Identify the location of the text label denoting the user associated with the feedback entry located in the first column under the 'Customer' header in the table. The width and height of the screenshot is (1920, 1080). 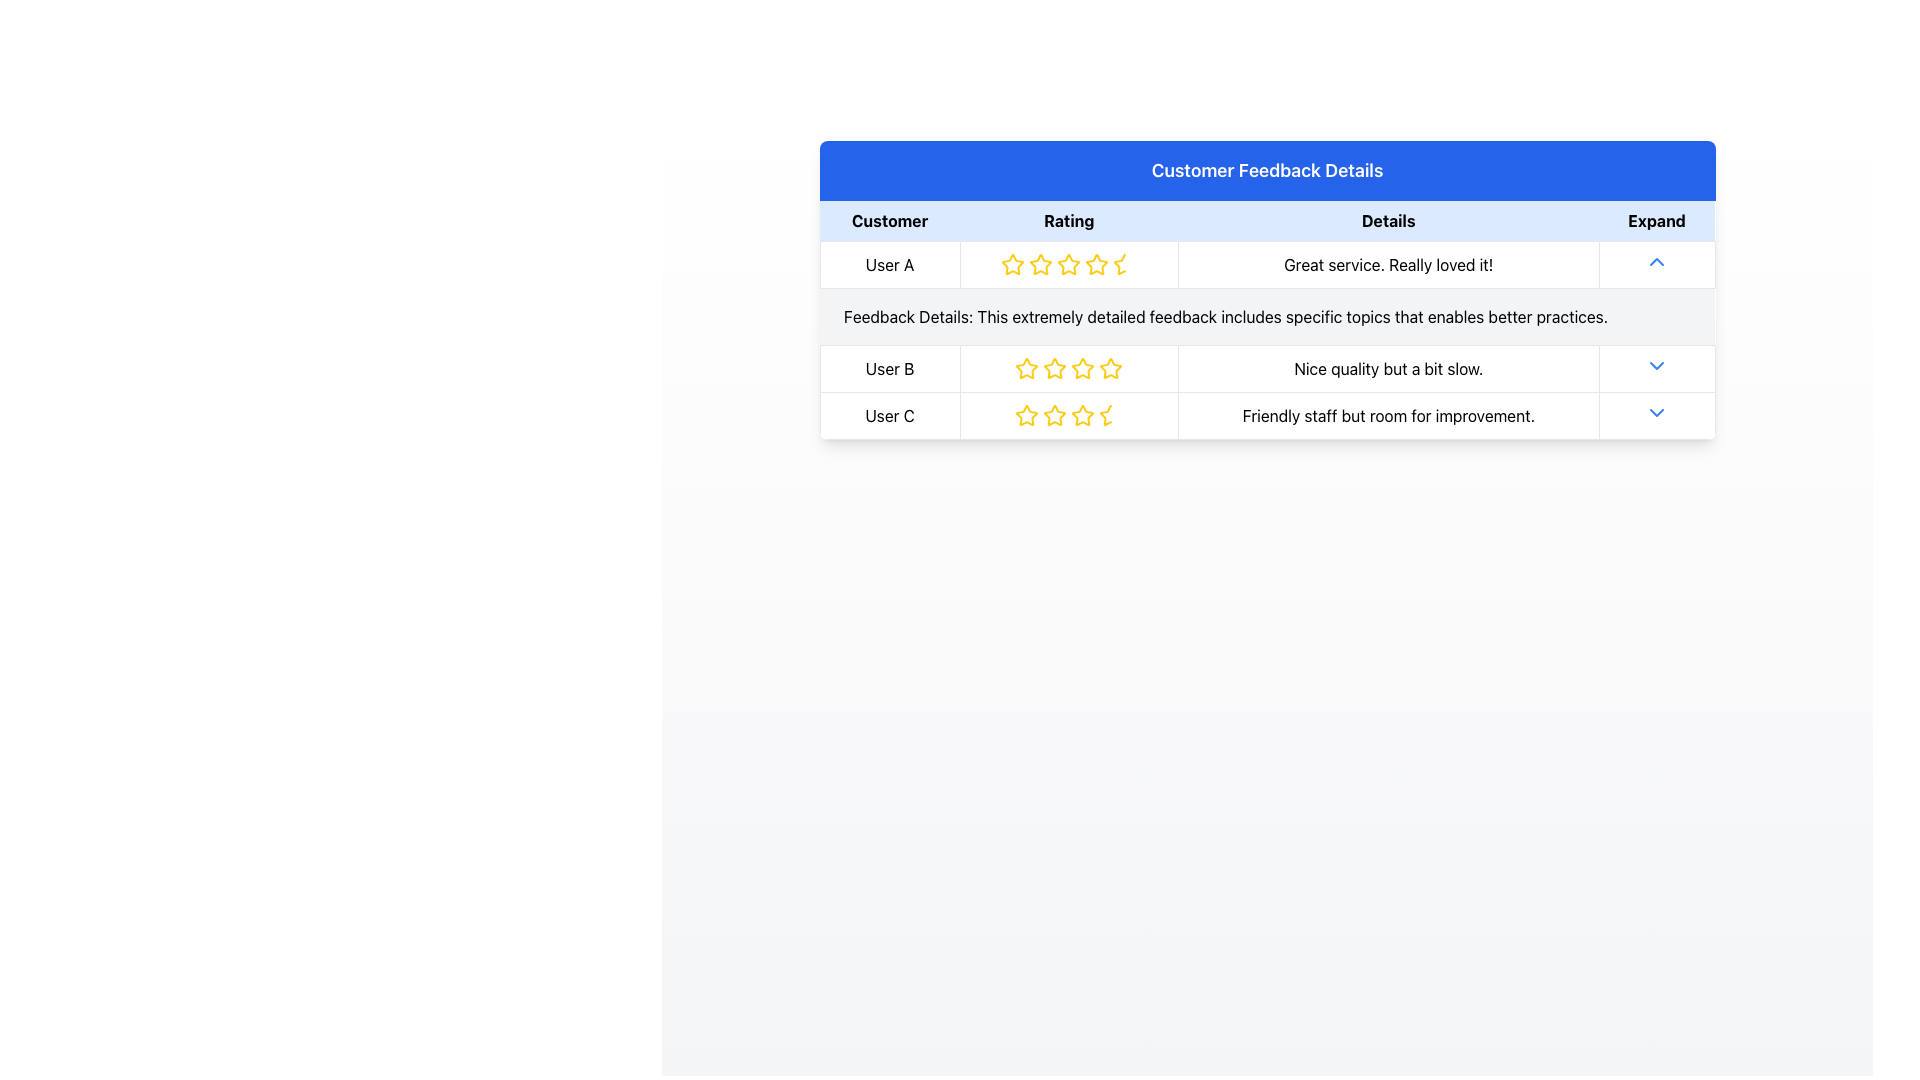
(889, 264).